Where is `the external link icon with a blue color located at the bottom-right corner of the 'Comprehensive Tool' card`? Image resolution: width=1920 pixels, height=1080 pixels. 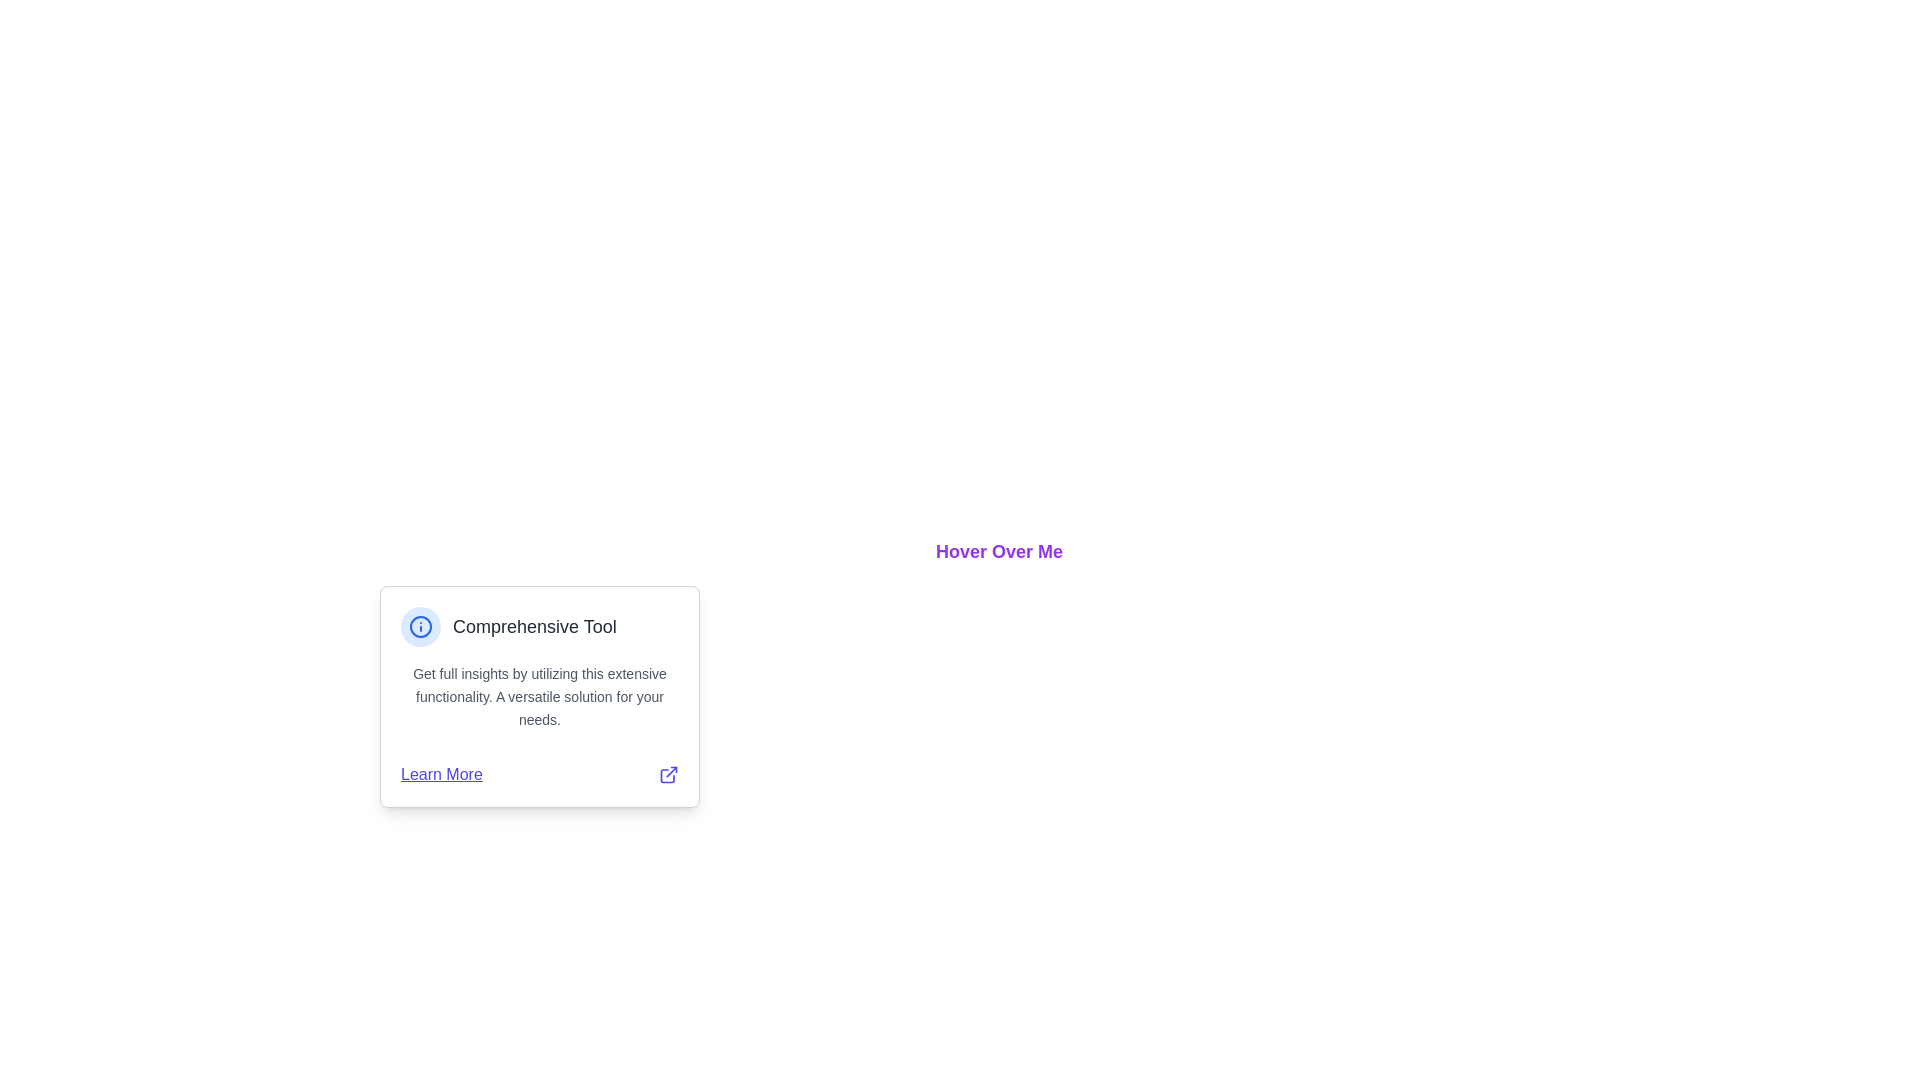
the external link icon with a blue color located at the bottom-right corner of the 'Comprehensive Tool' card is located at coordinates (668, 774).